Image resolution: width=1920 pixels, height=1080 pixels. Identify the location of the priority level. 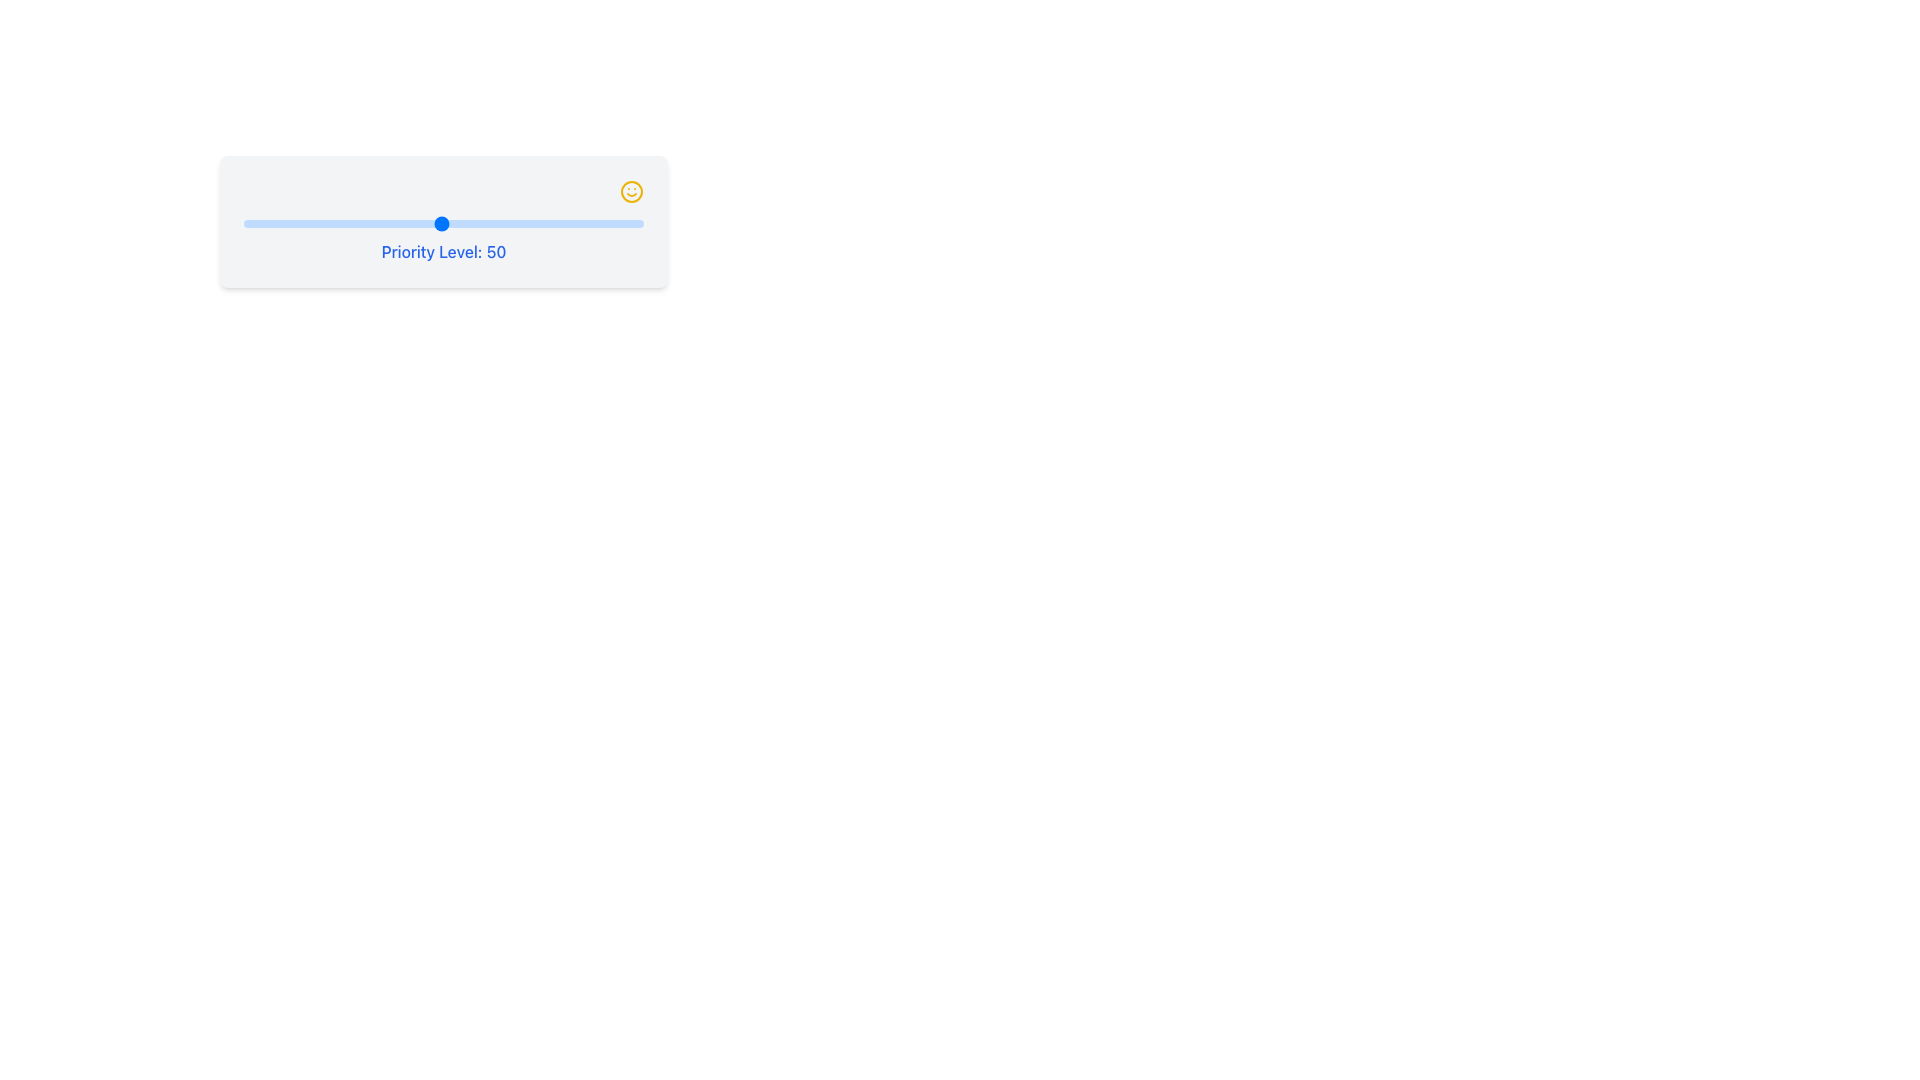
(590, 223).